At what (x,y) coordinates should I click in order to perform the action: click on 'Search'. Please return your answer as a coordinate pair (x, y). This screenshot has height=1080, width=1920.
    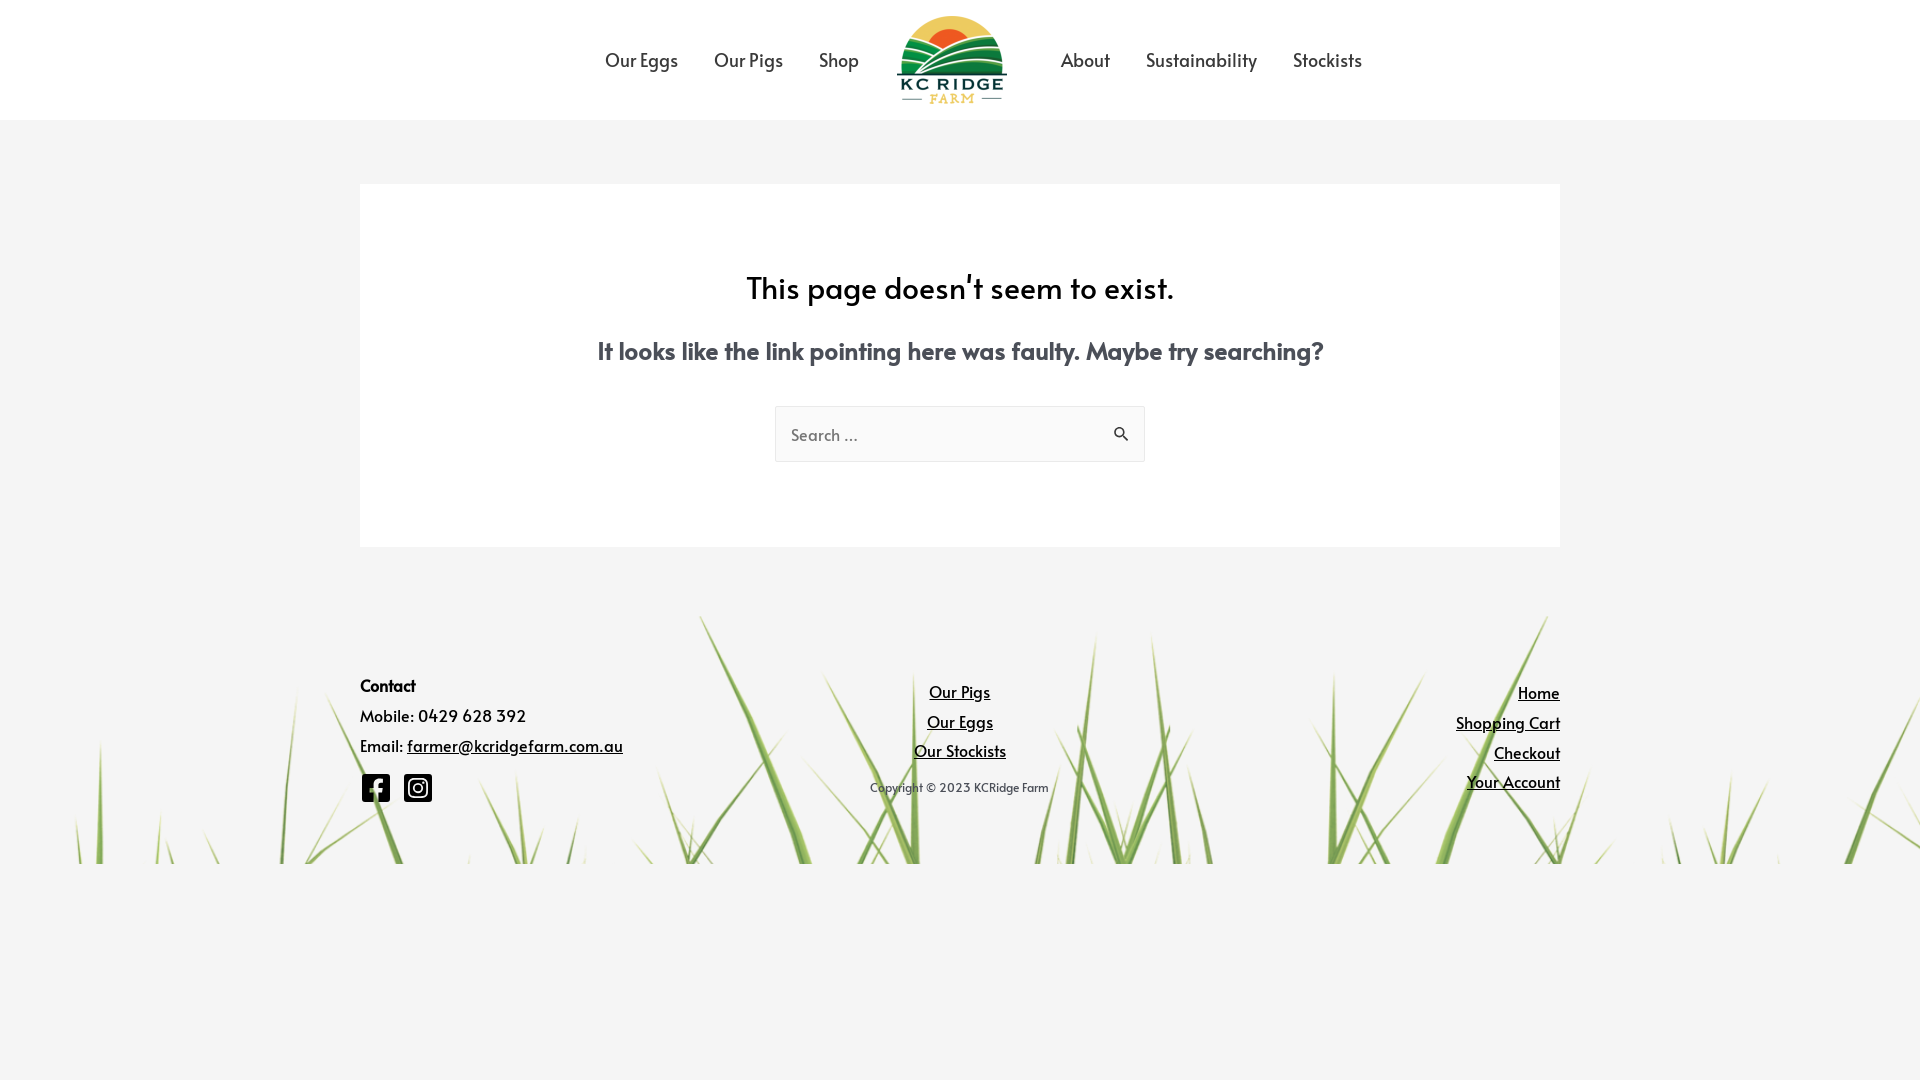
    Looking at the image, I should click on (1122, 426).